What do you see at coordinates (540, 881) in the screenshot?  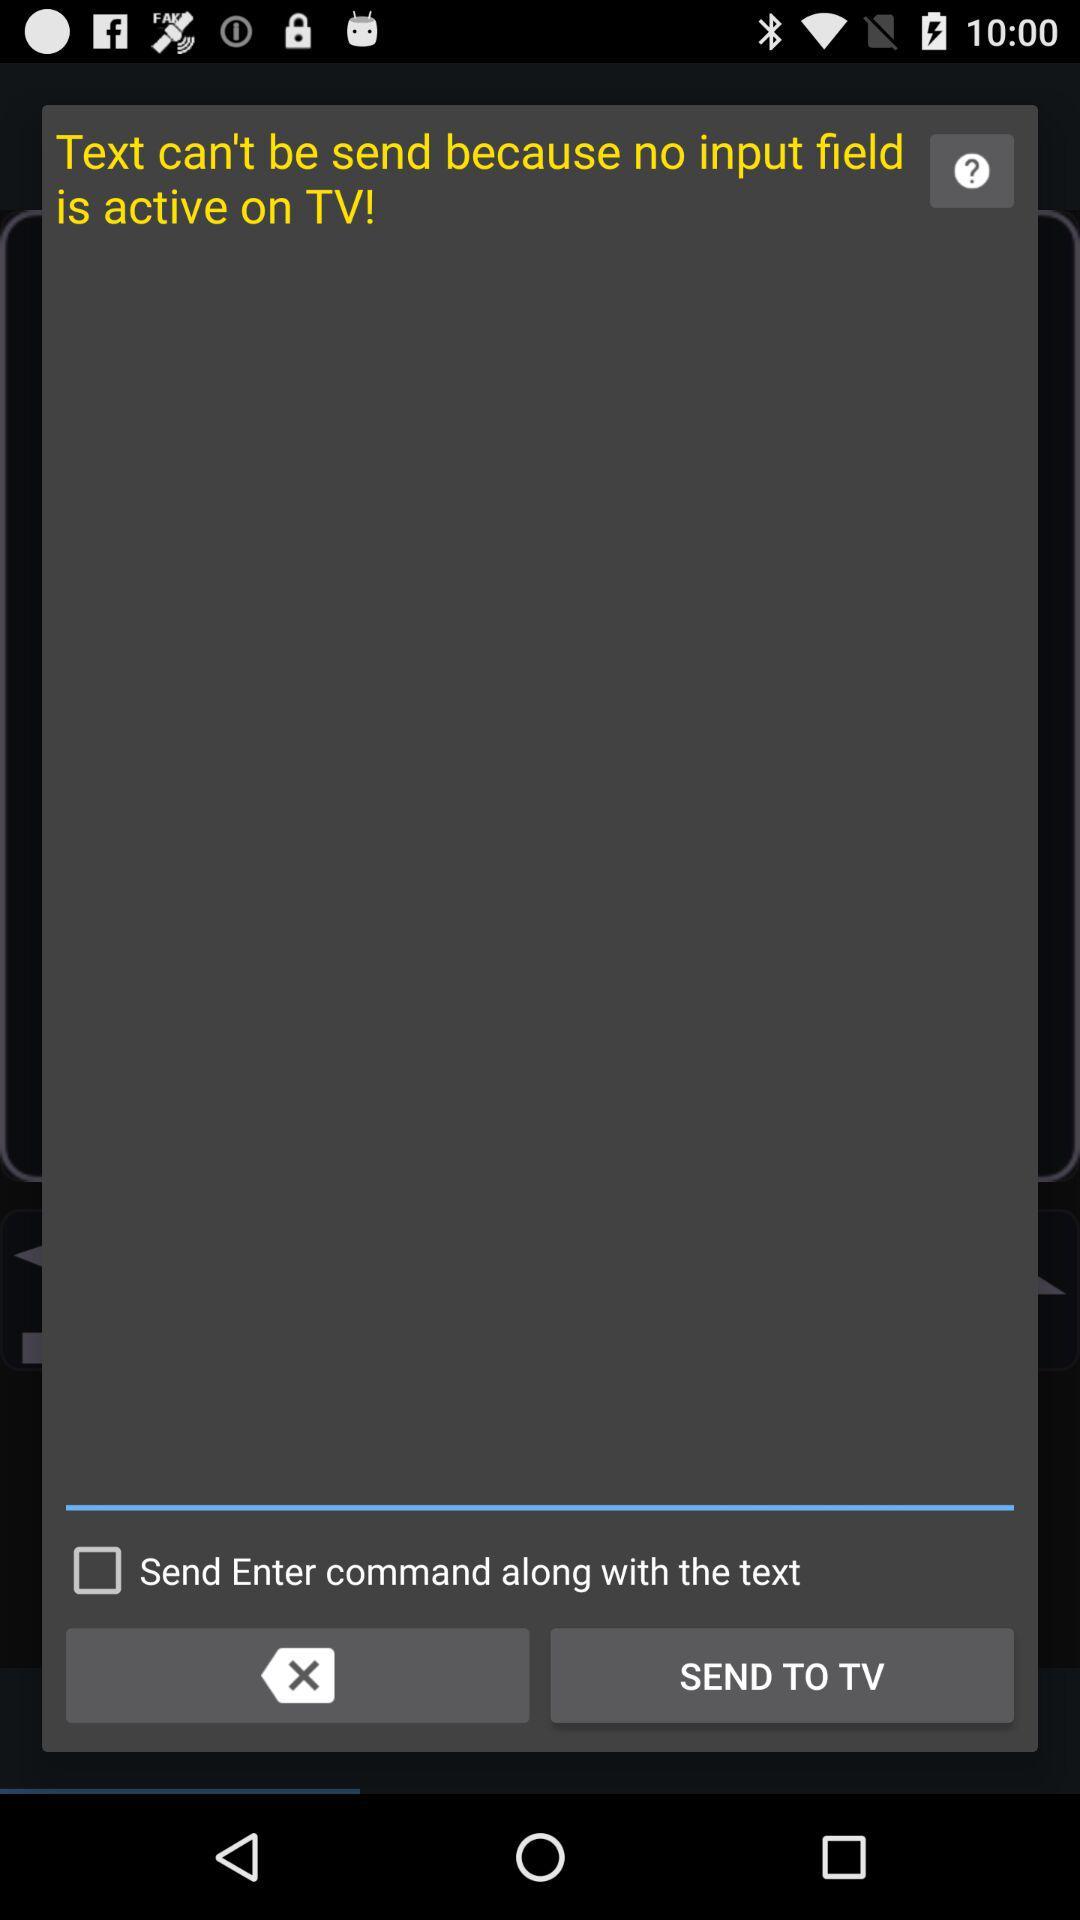 I see `icon` at bounding box center [540, 881].